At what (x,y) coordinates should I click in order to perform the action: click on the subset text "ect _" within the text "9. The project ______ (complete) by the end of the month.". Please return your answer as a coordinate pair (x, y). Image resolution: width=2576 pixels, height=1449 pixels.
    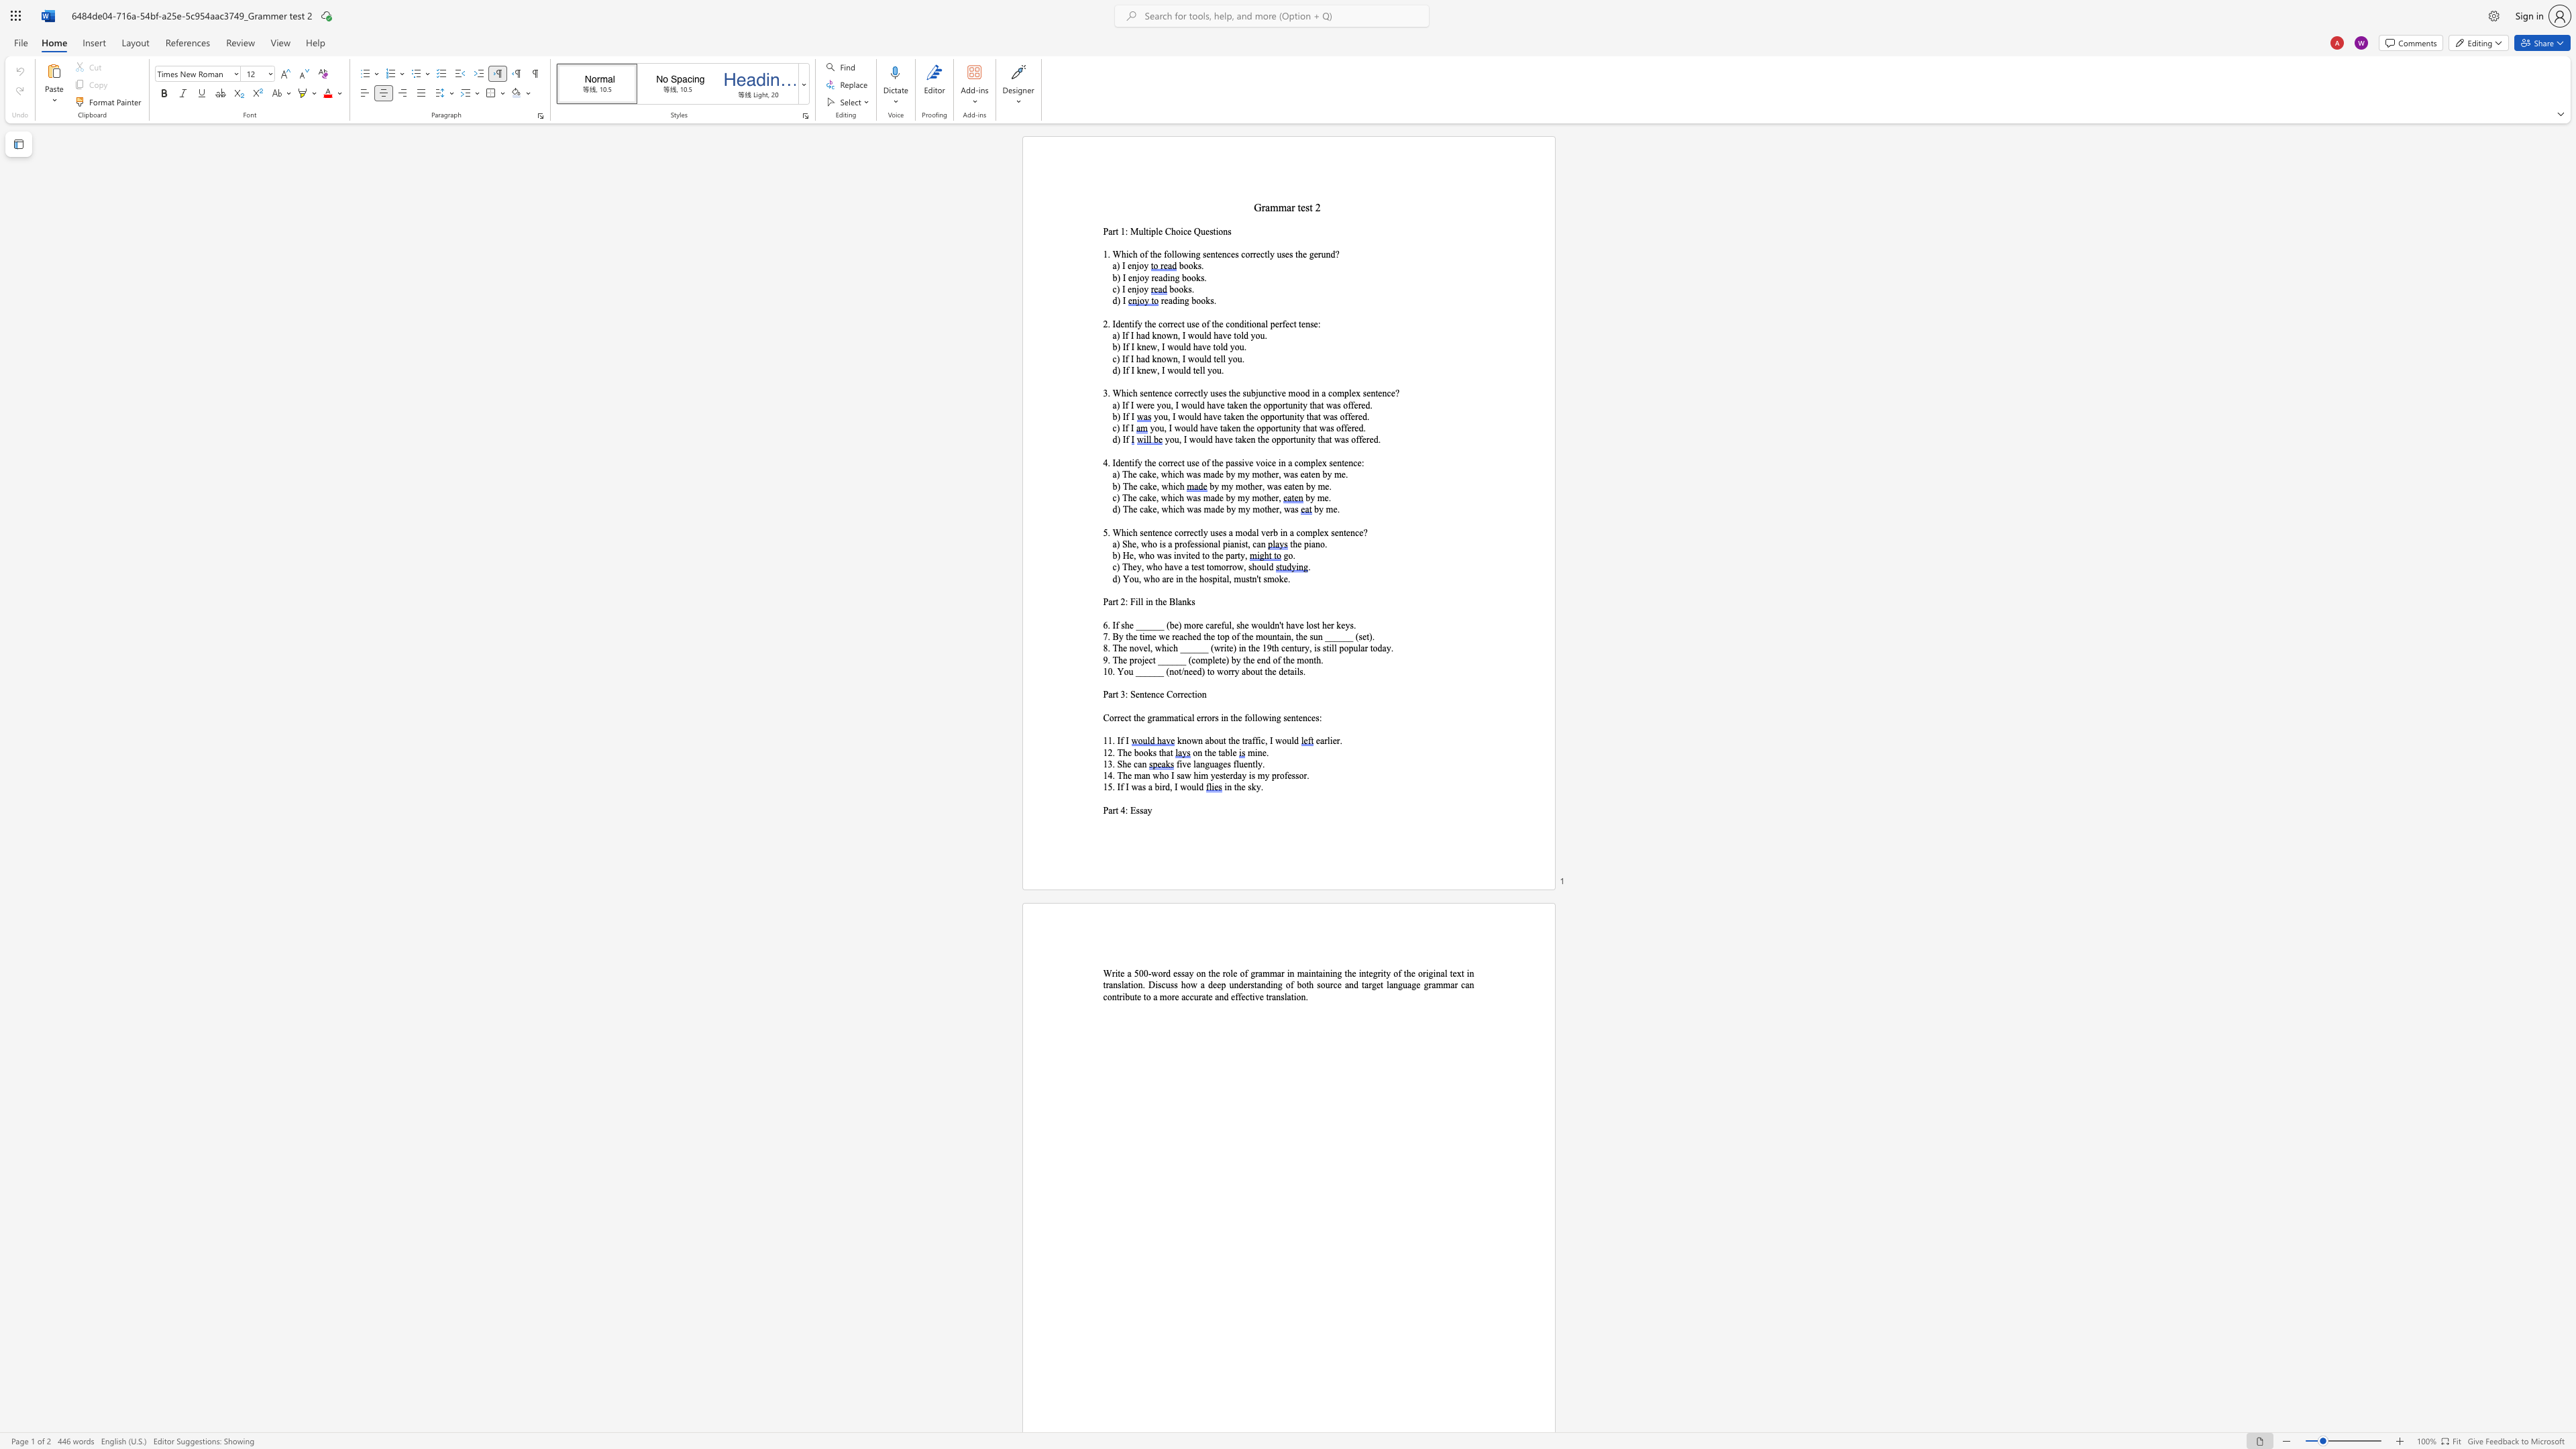
    Looking at the image, I should click on (1144, 659).